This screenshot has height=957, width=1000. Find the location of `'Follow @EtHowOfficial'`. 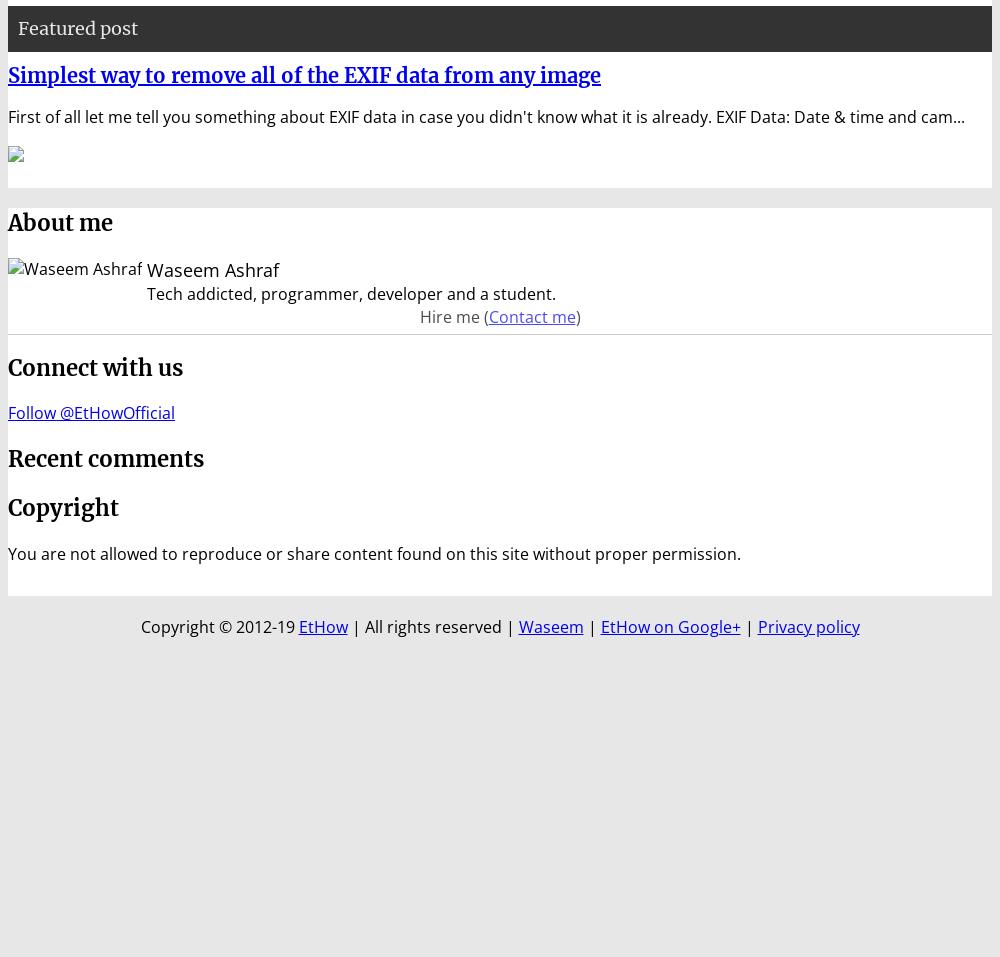

'Follow @EtHowOfficial' is located at coordinates (8, 412).